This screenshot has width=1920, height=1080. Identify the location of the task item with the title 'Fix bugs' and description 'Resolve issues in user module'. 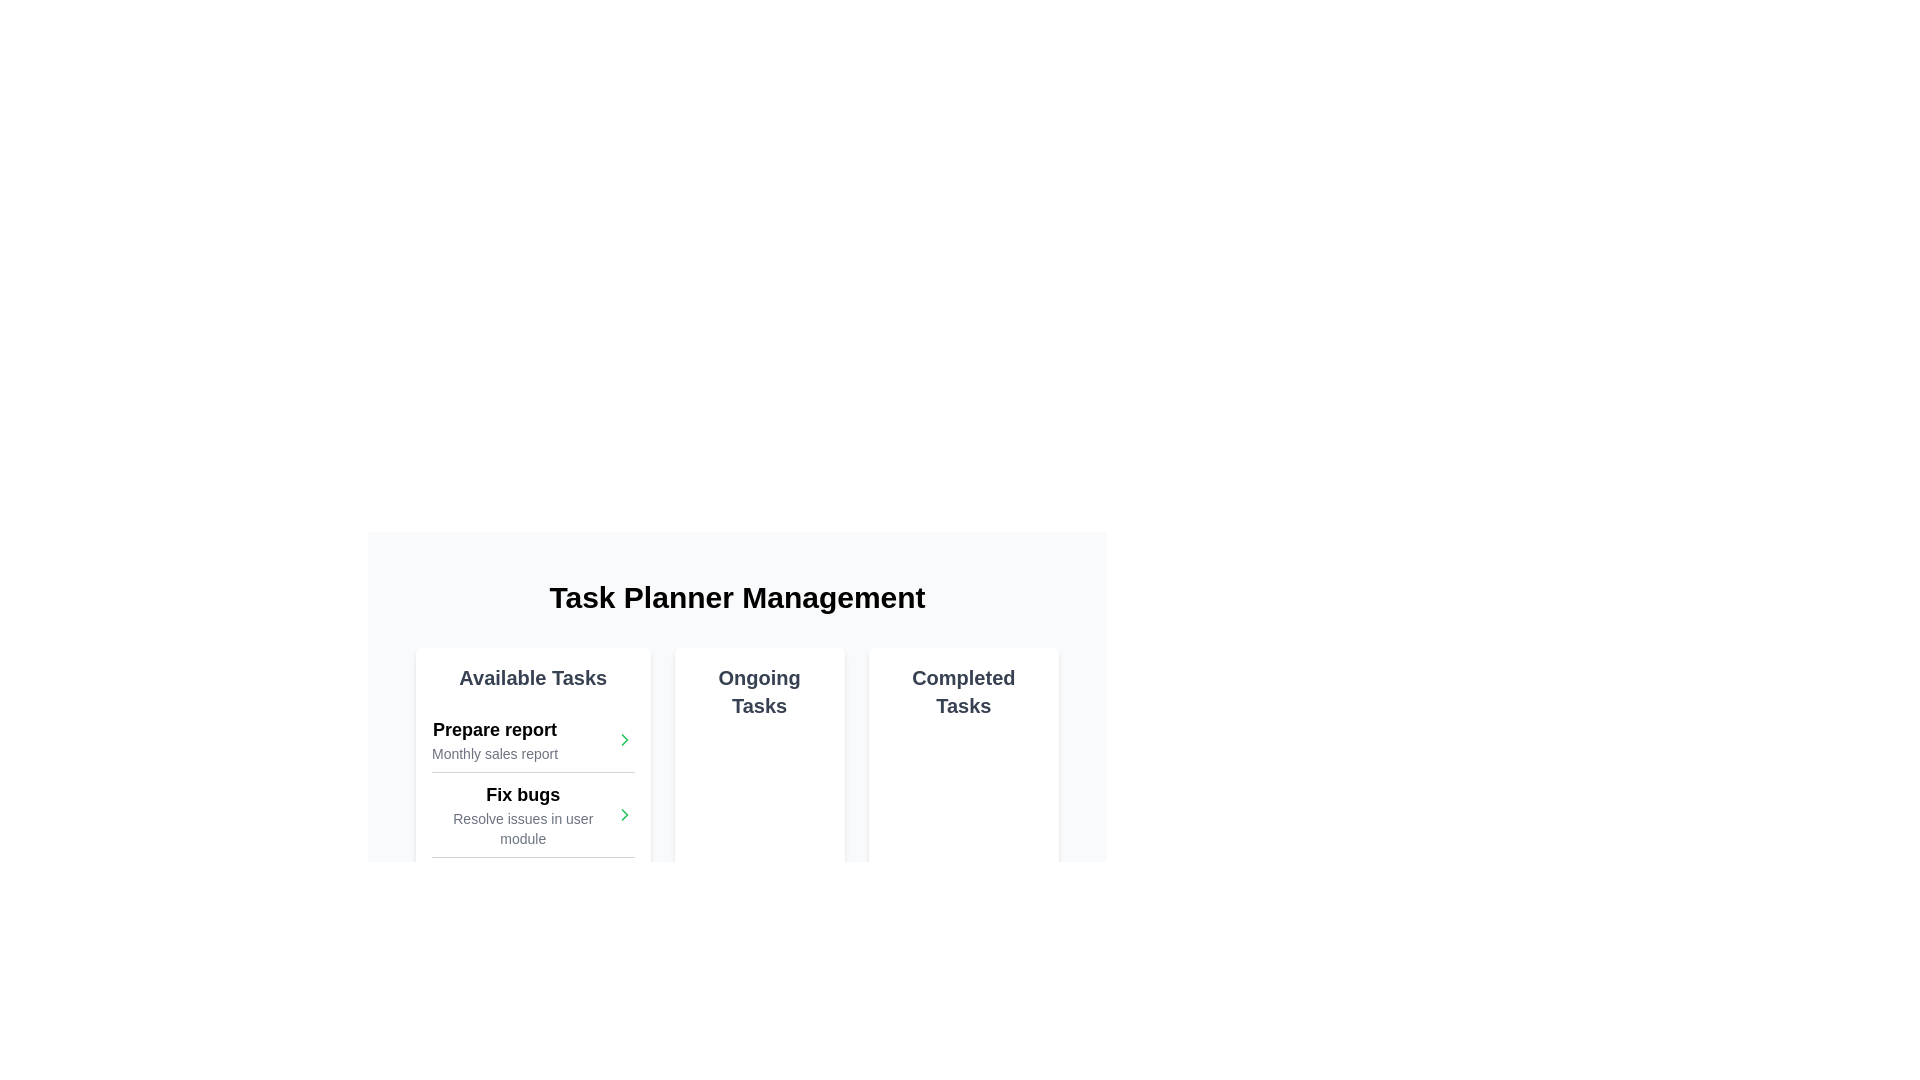
(533, 814).